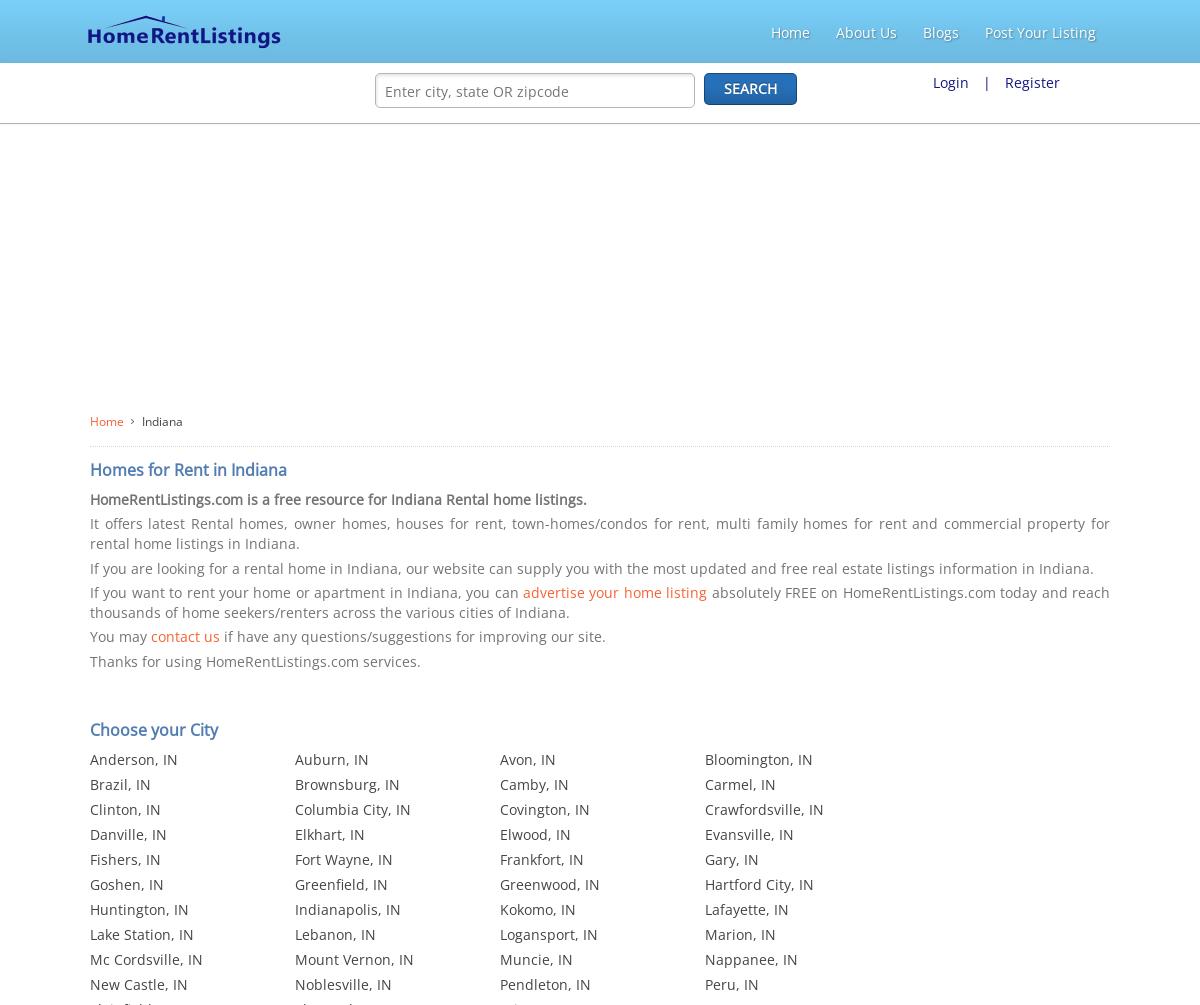  Describe the element at coordinates (330, 834) in the screenshot. I see `'Elkhart, IN'` at that location.